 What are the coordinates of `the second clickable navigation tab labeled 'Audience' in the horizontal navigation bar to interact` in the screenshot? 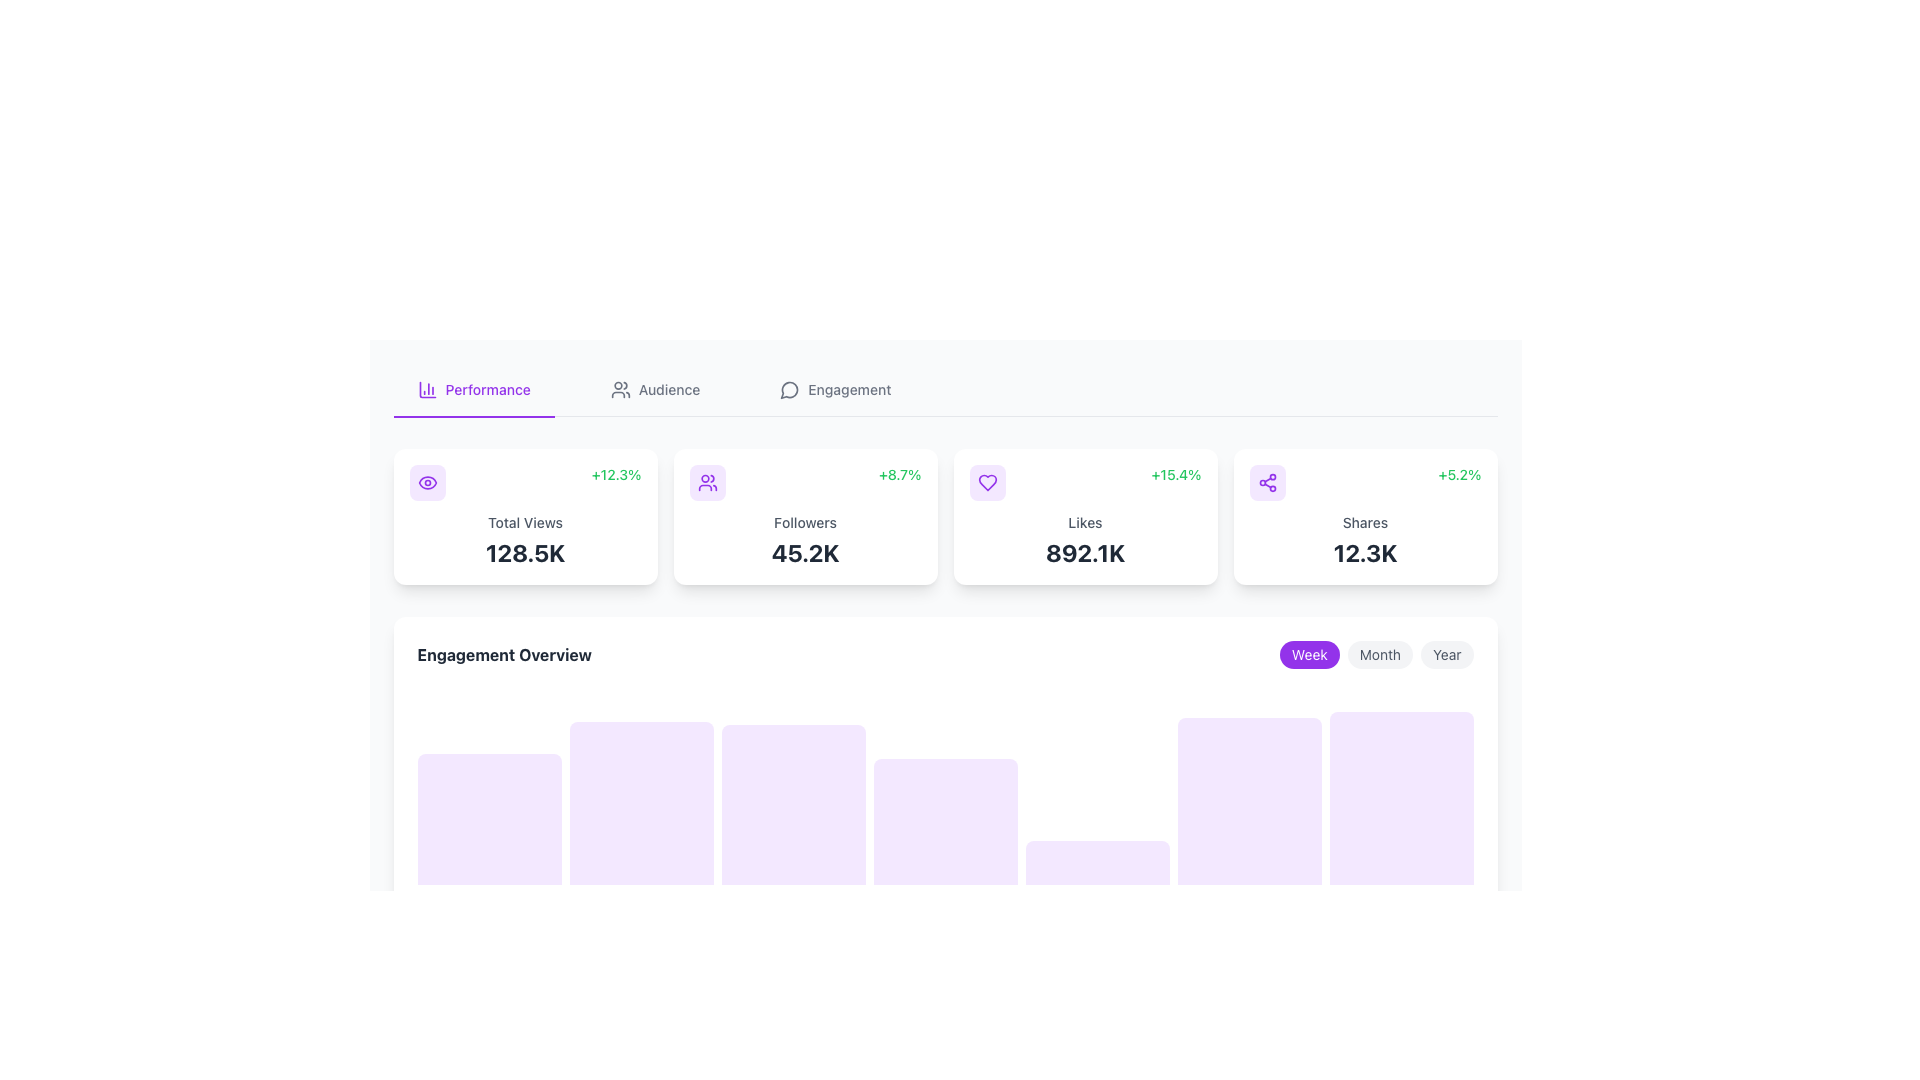 It's located at (655, 389).